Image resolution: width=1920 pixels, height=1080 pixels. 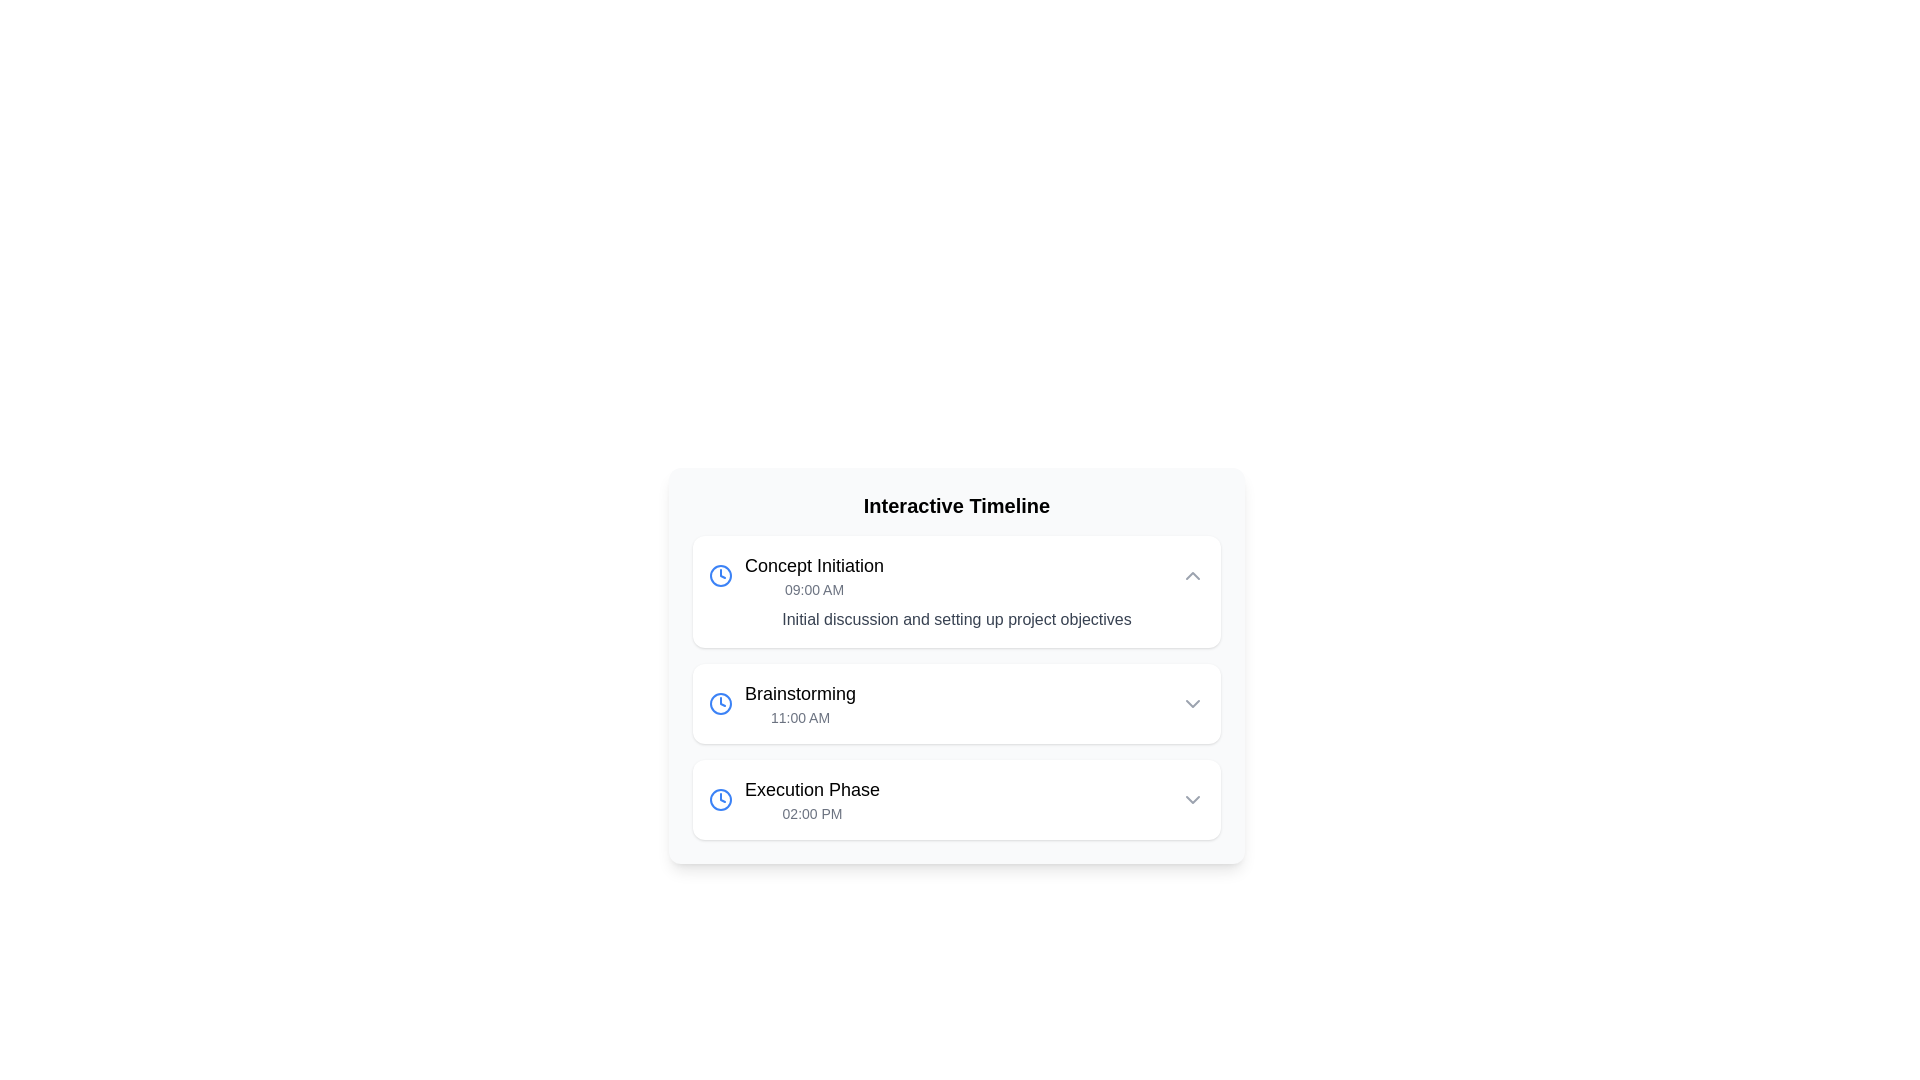 I want to click on the clock icon representing the 'Brainstorming' event timestamp in the timeline, located to the left of the 'Brainstorming' heading and '11:00 AM' timestamp, so click(x=720, y=703).